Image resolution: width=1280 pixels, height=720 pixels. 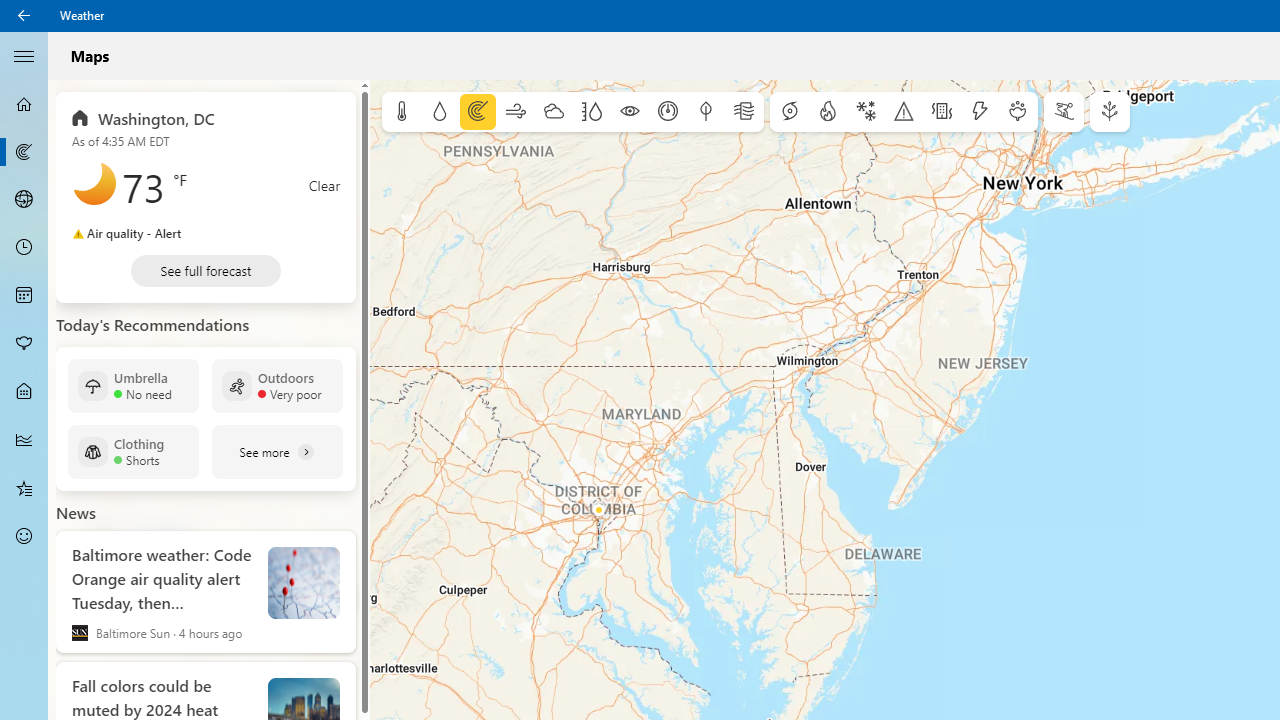 I want to click on 'Historical Weather - Not Selected', so click(x=24, y=438).